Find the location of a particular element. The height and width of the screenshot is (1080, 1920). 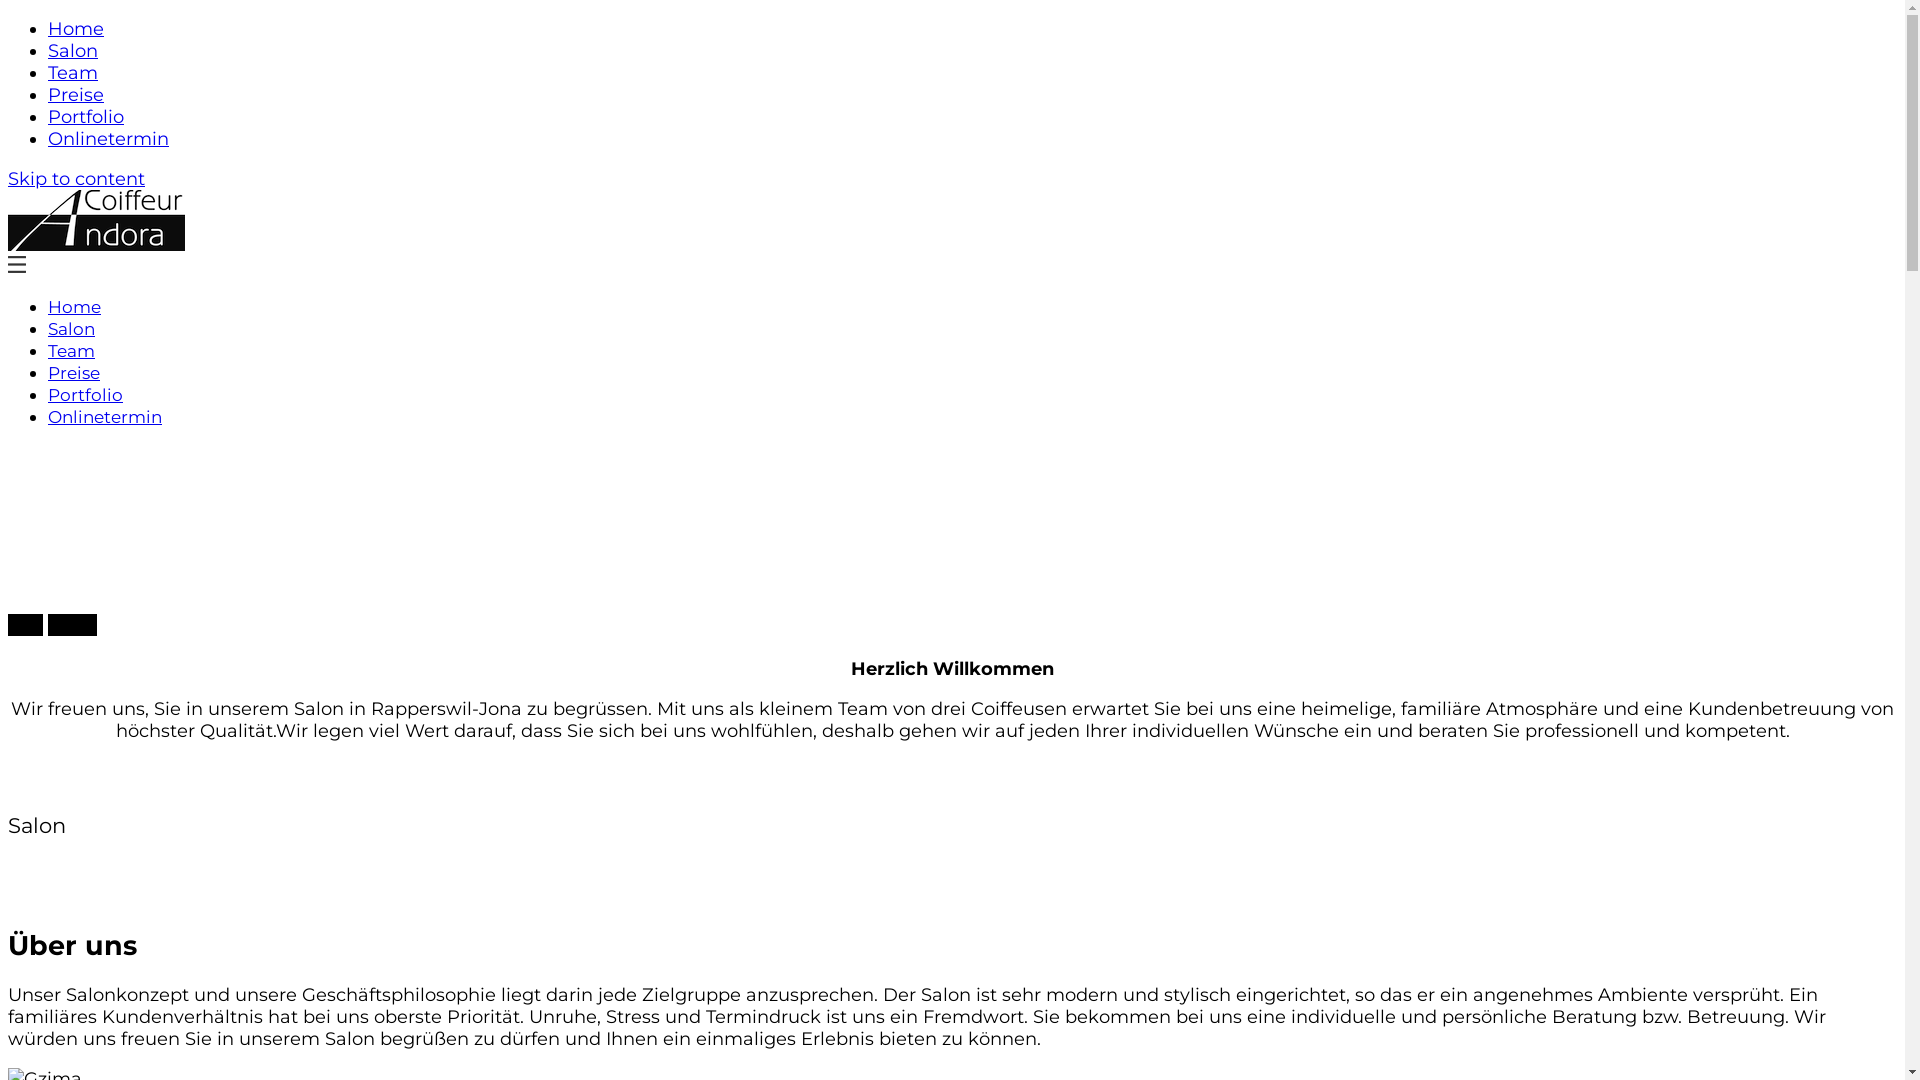

'Onlinetermin' is located at coordinates (104, 415).